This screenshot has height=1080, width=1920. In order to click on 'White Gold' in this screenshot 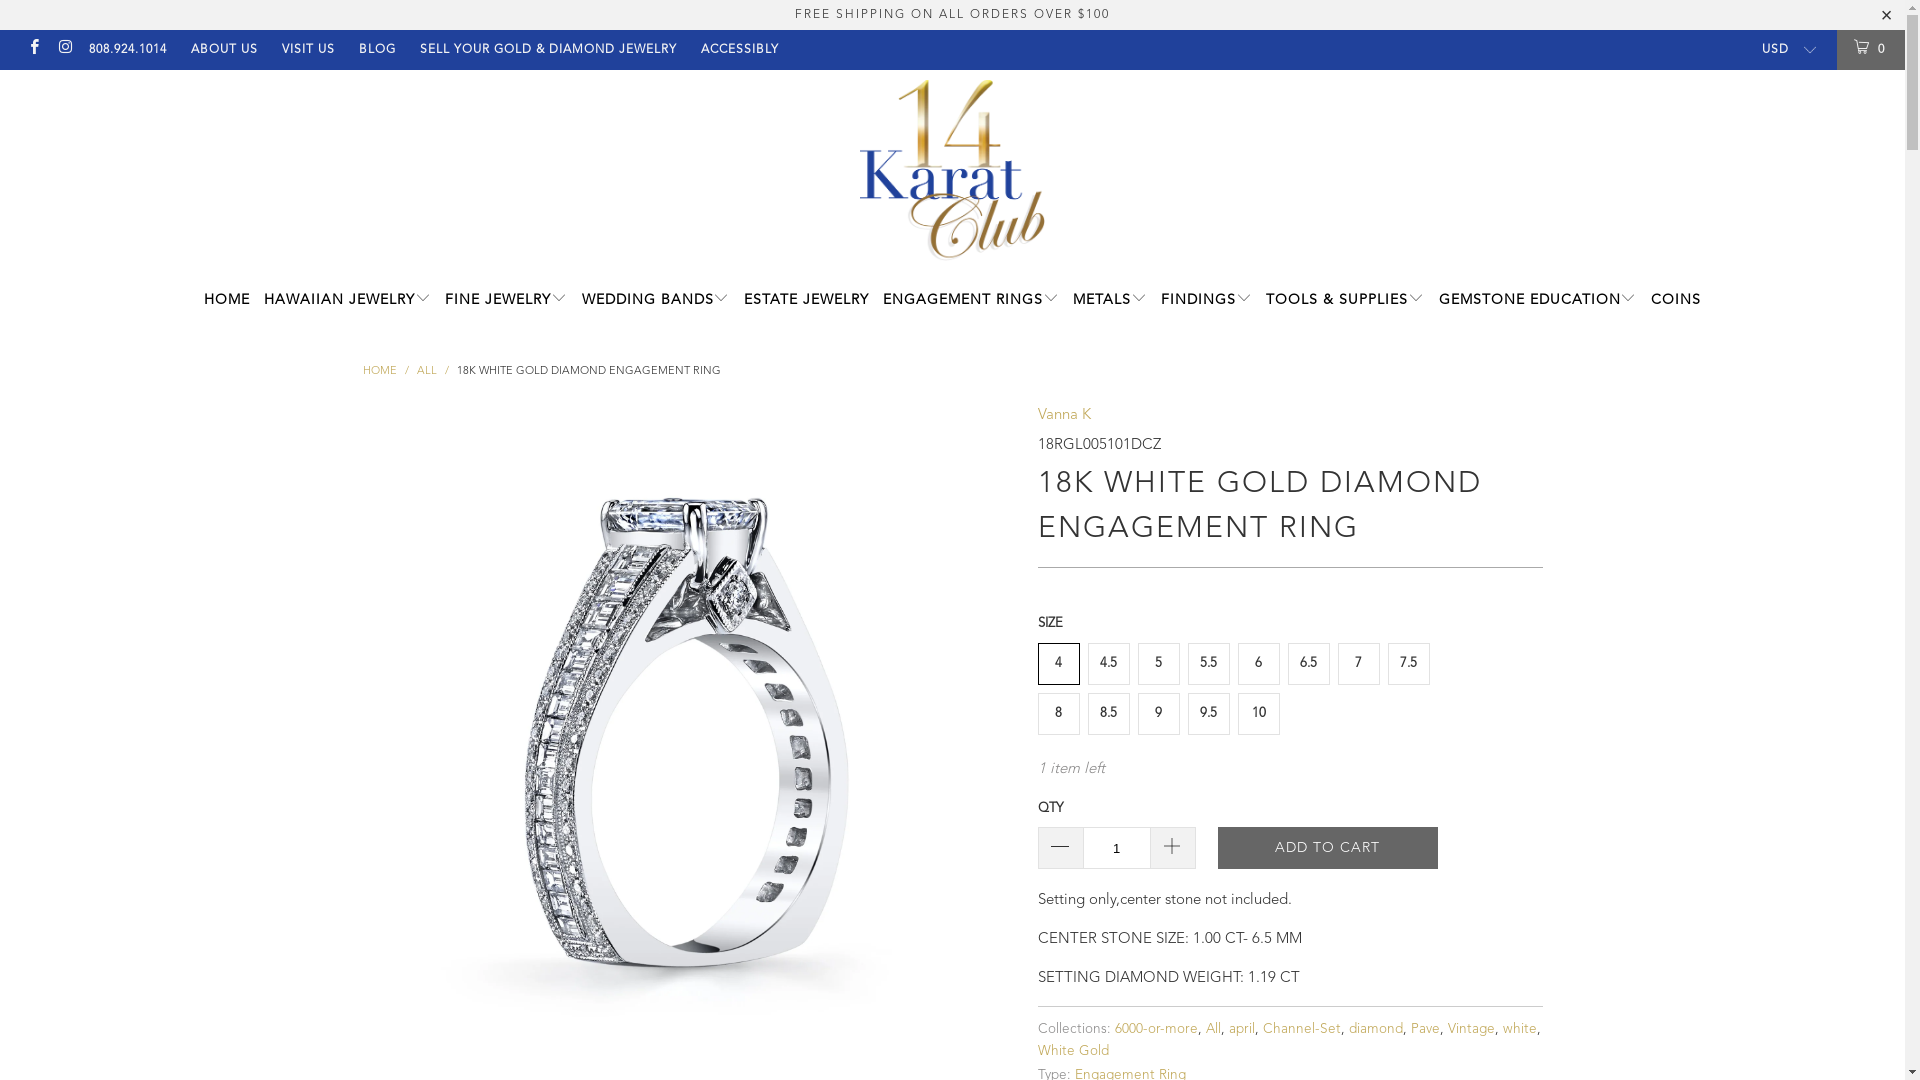, I will do `click(1072, 1050)`.